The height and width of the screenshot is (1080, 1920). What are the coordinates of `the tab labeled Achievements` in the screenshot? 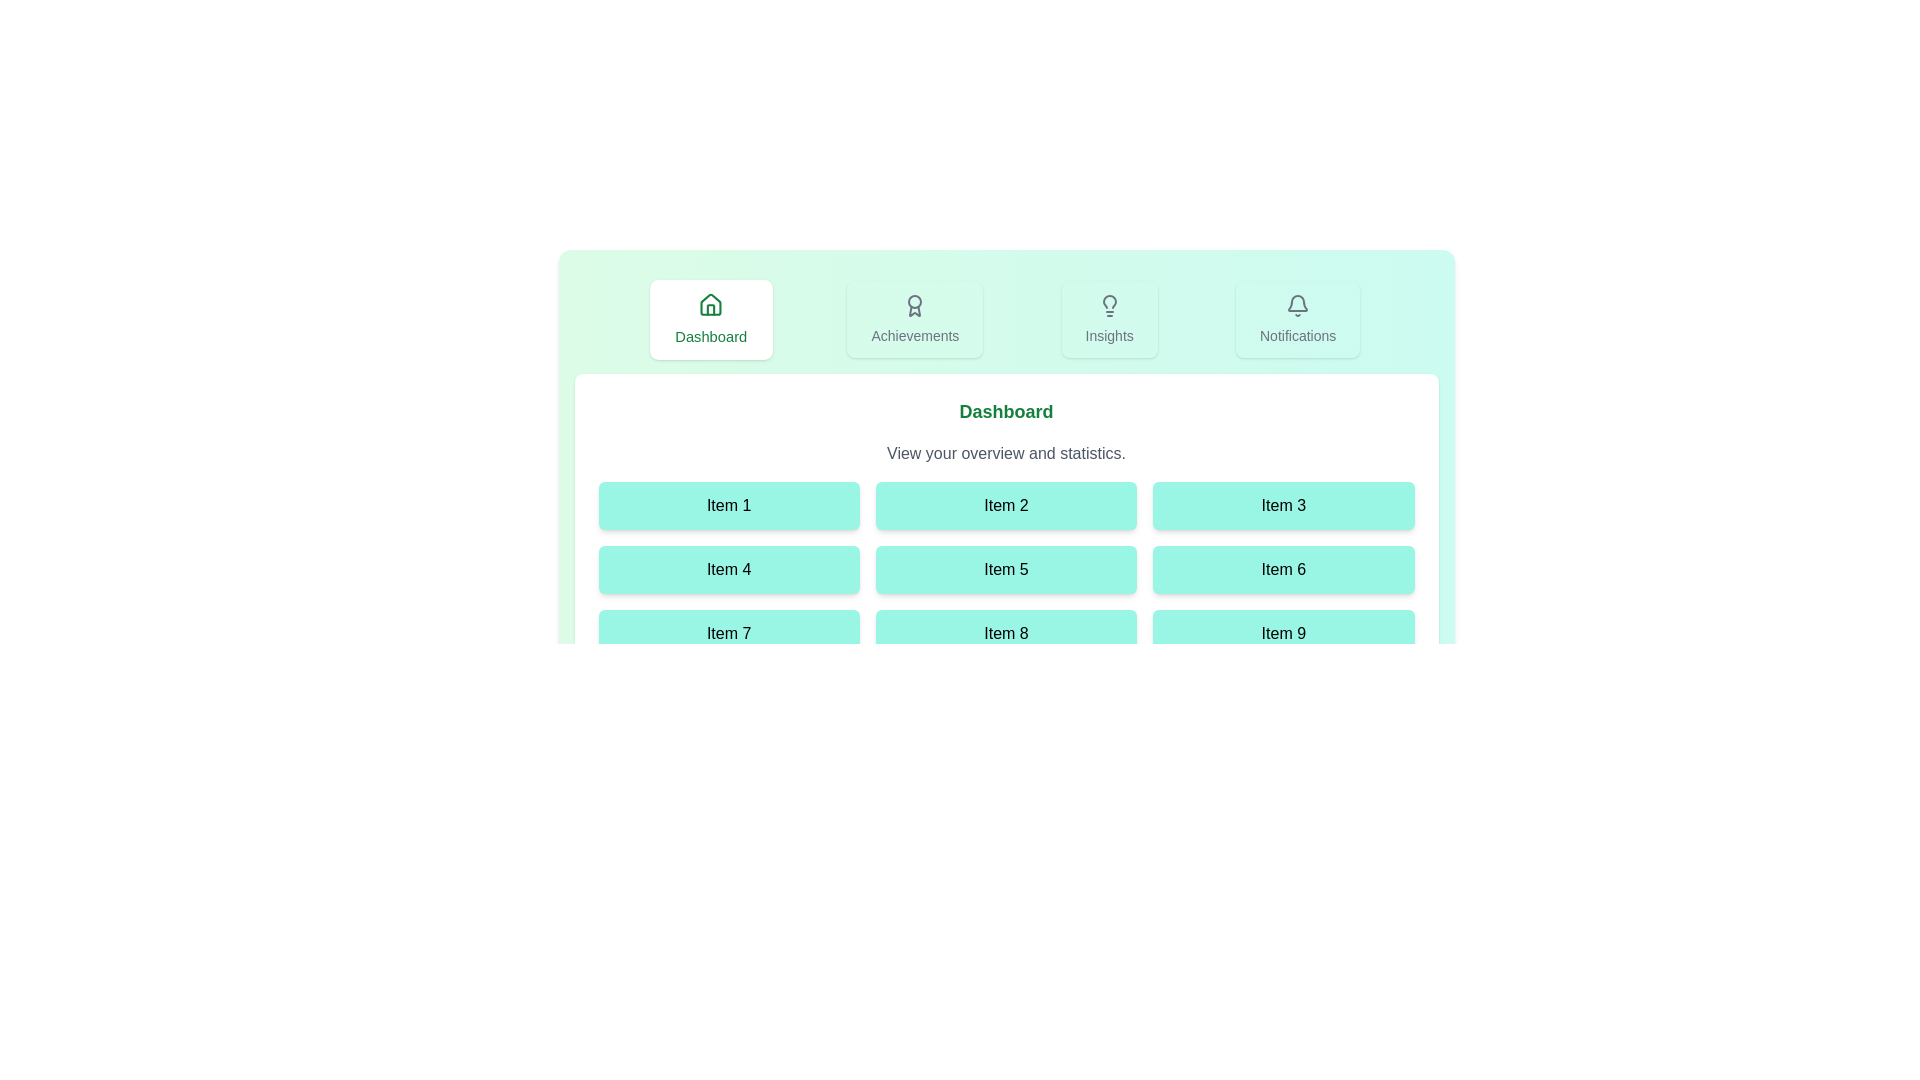 It's located at (914, 319).